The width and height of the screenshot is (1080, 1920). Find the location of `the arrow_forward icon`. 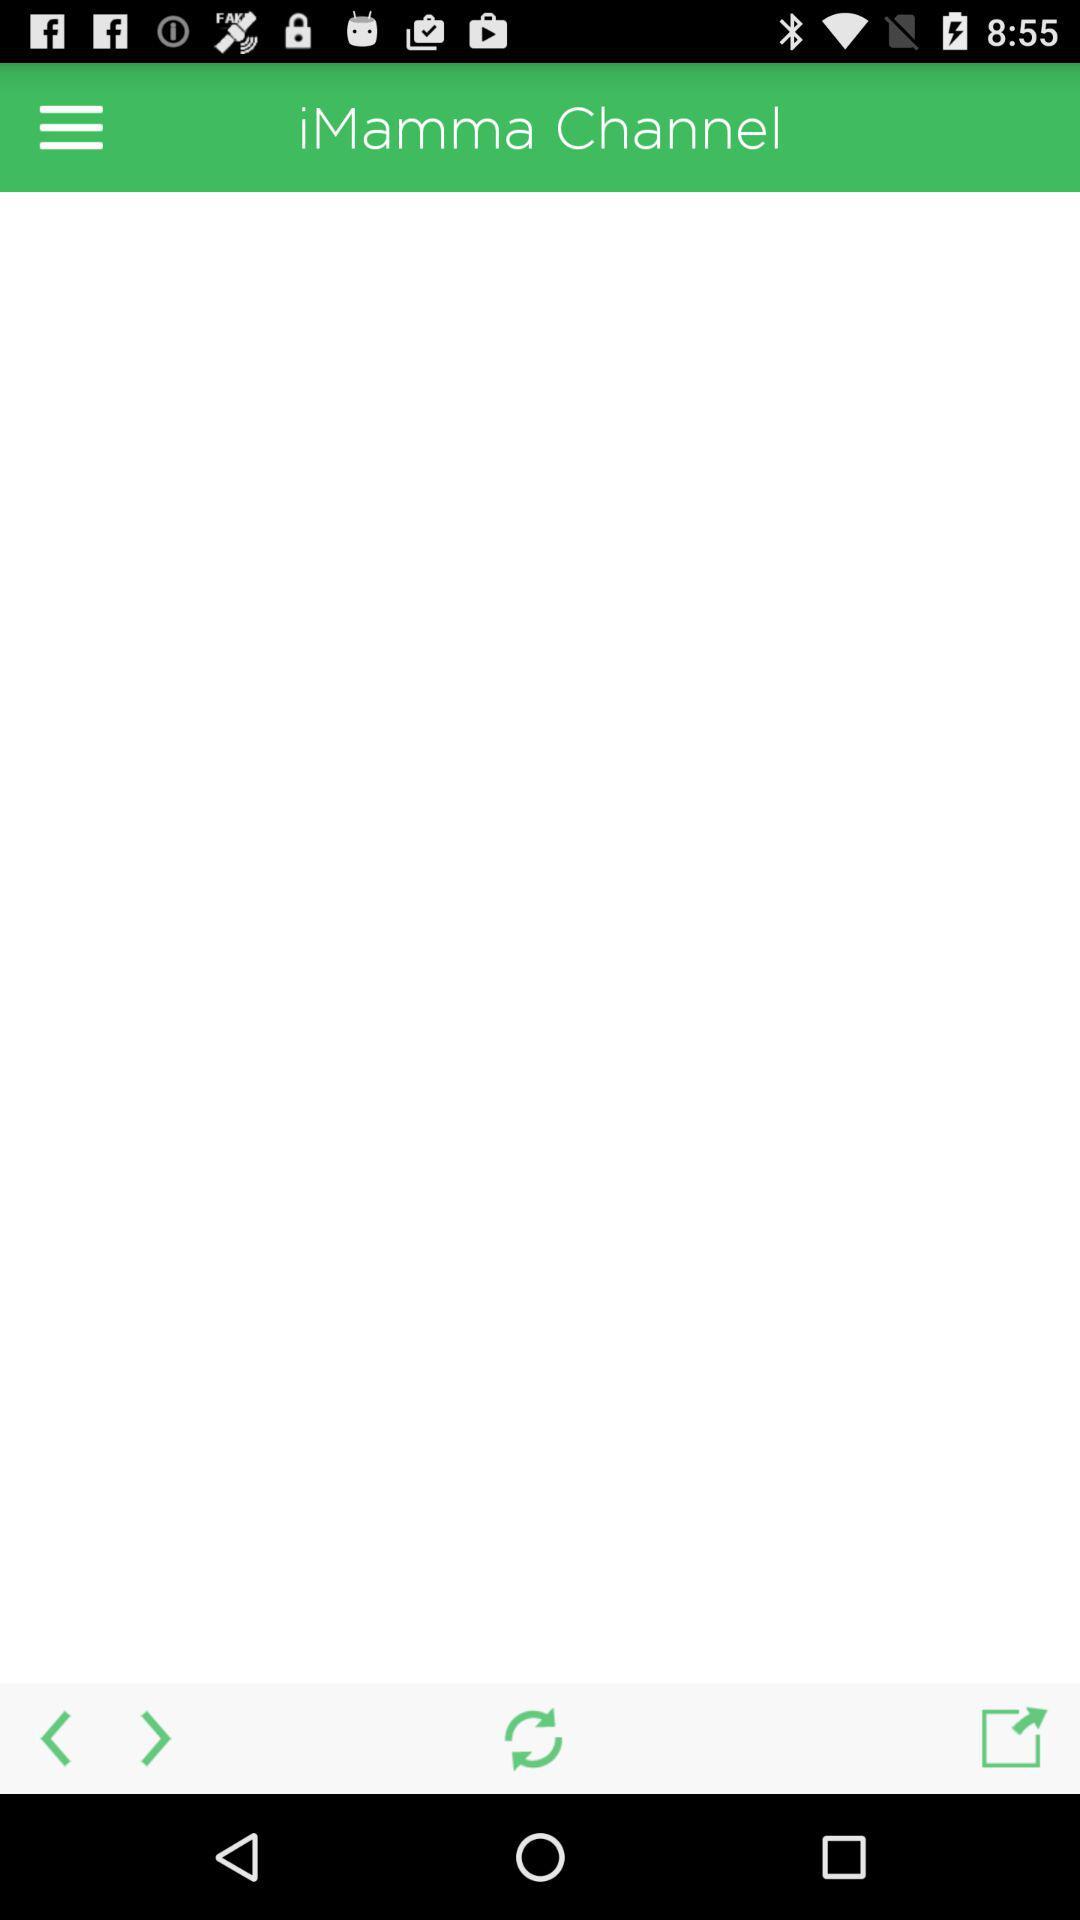

the arrow_forward icon is located at coordinates (157, 1859).